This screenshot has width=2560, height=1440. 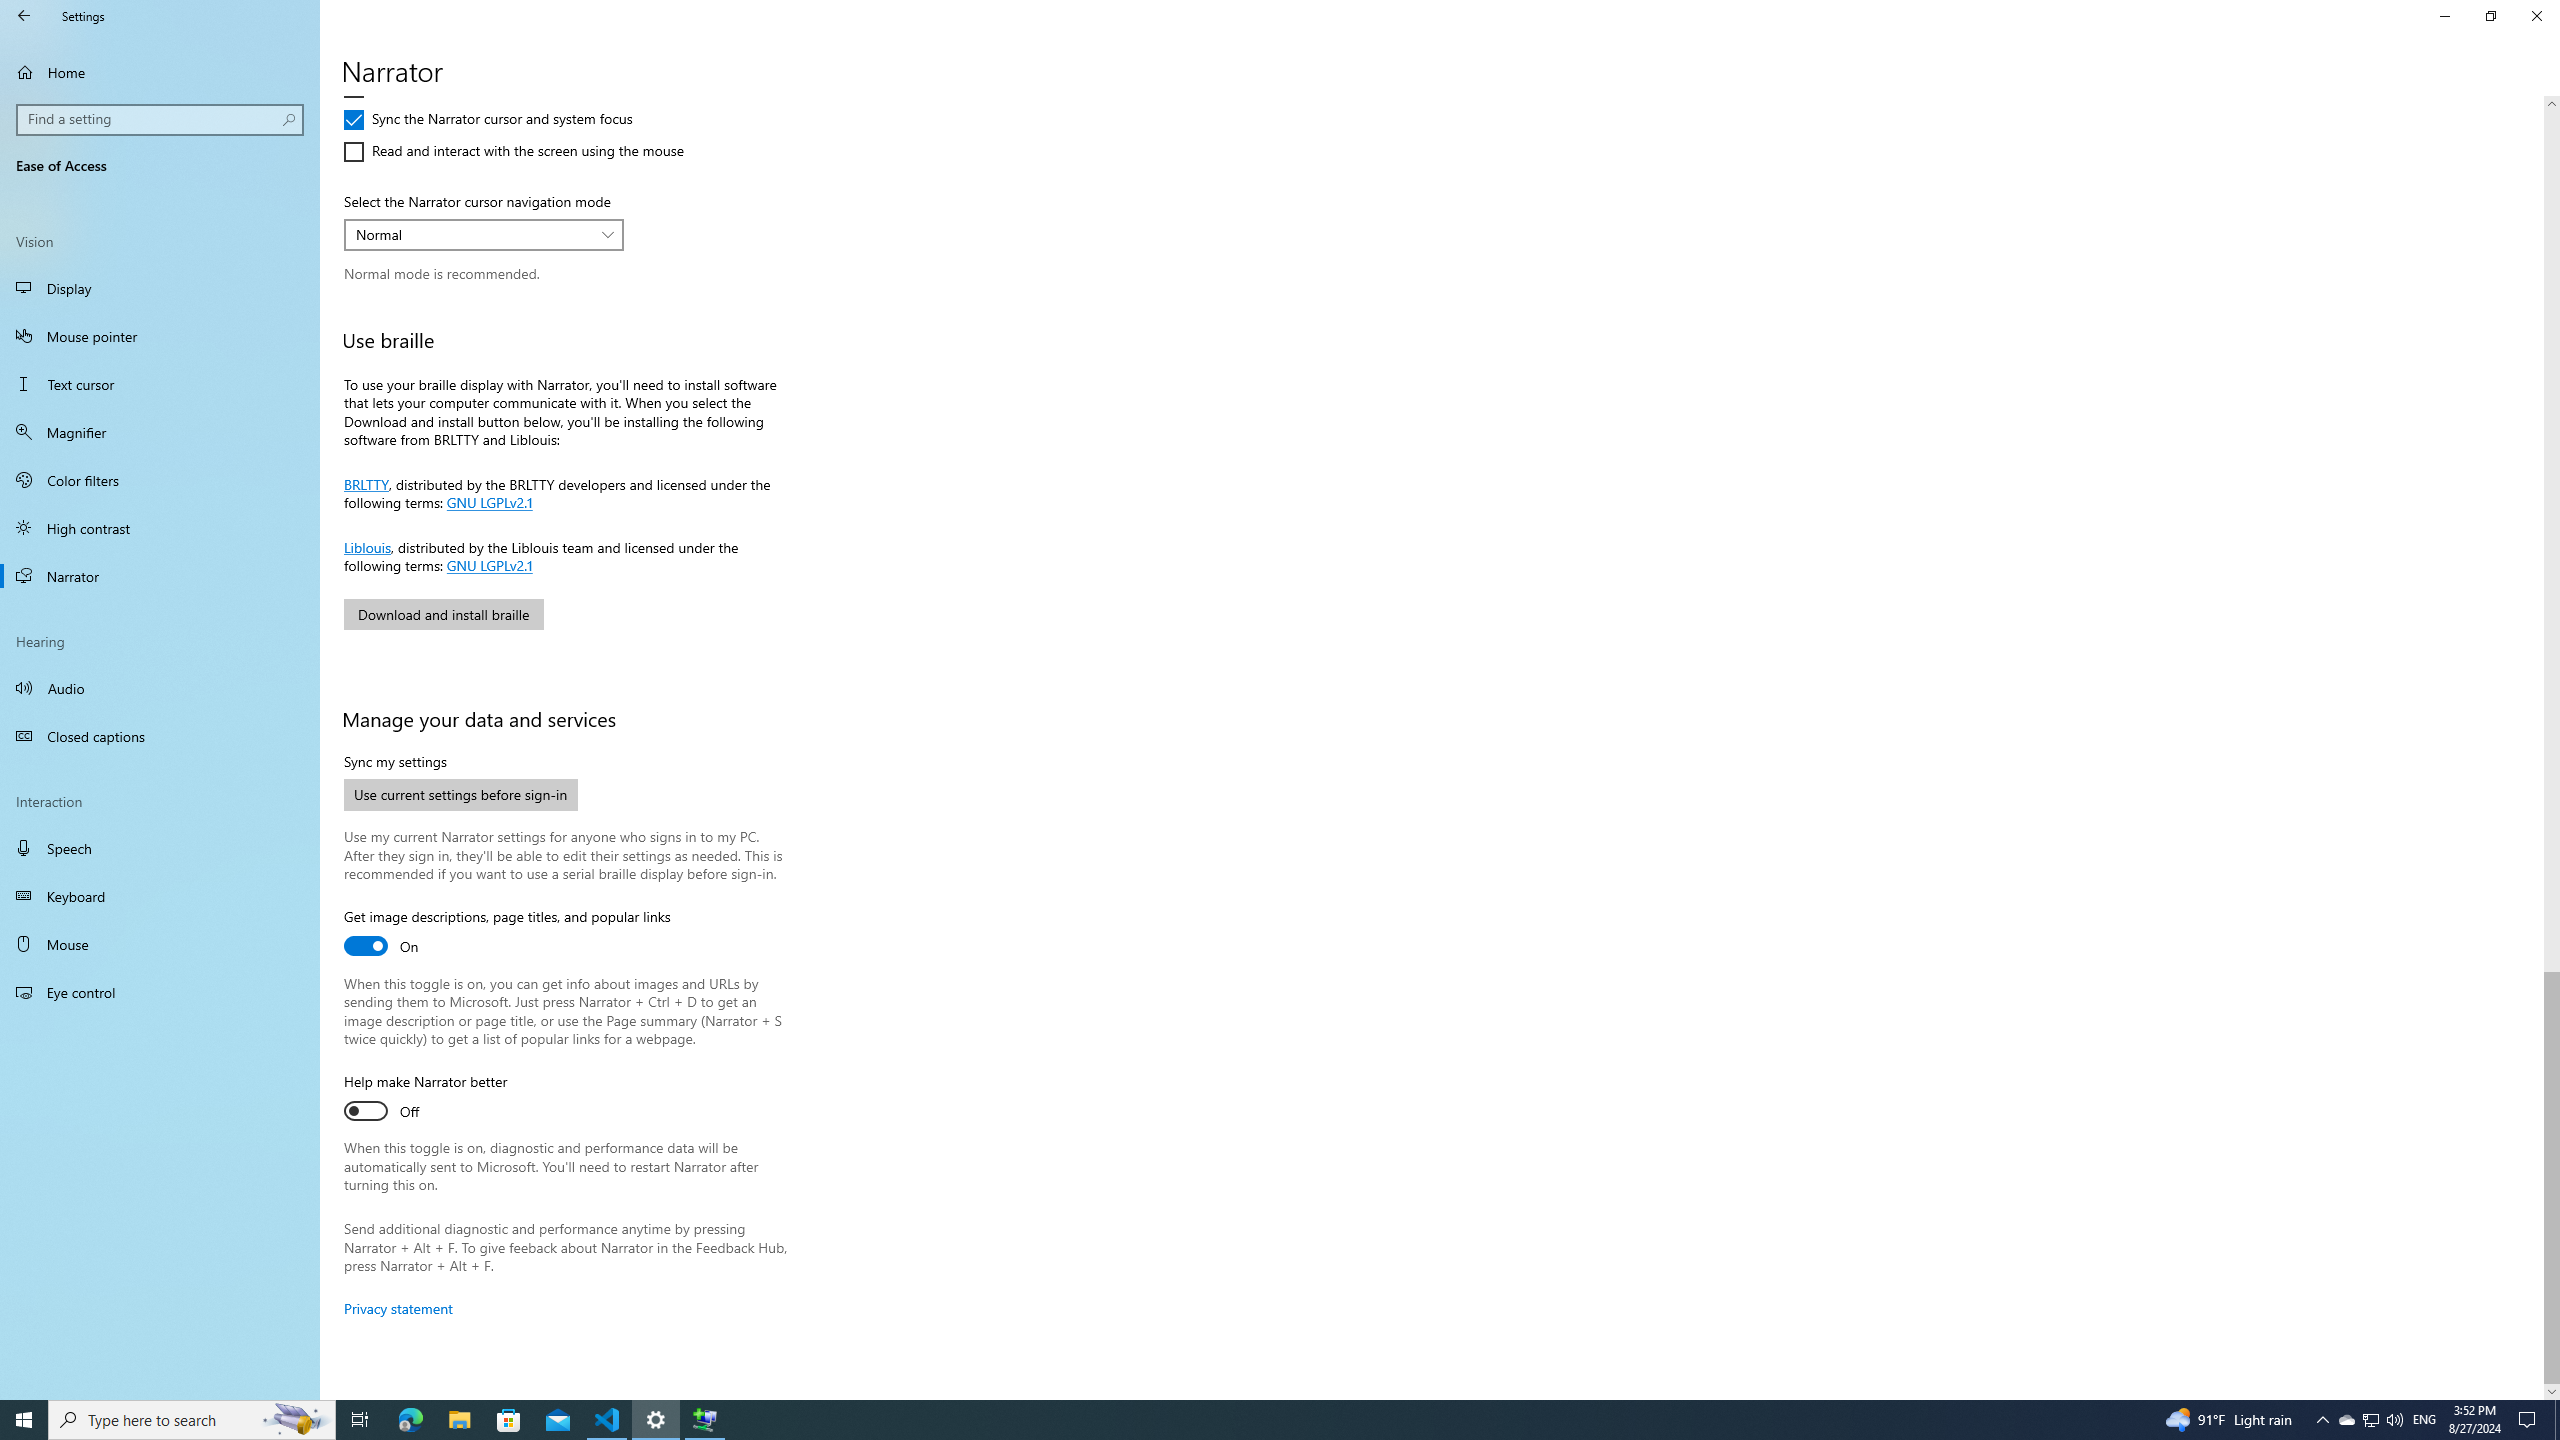 What do you see at coordinates (366, 482) in the screenshot?
I see `'BRLTTY'` at bounding box center [366, 482].